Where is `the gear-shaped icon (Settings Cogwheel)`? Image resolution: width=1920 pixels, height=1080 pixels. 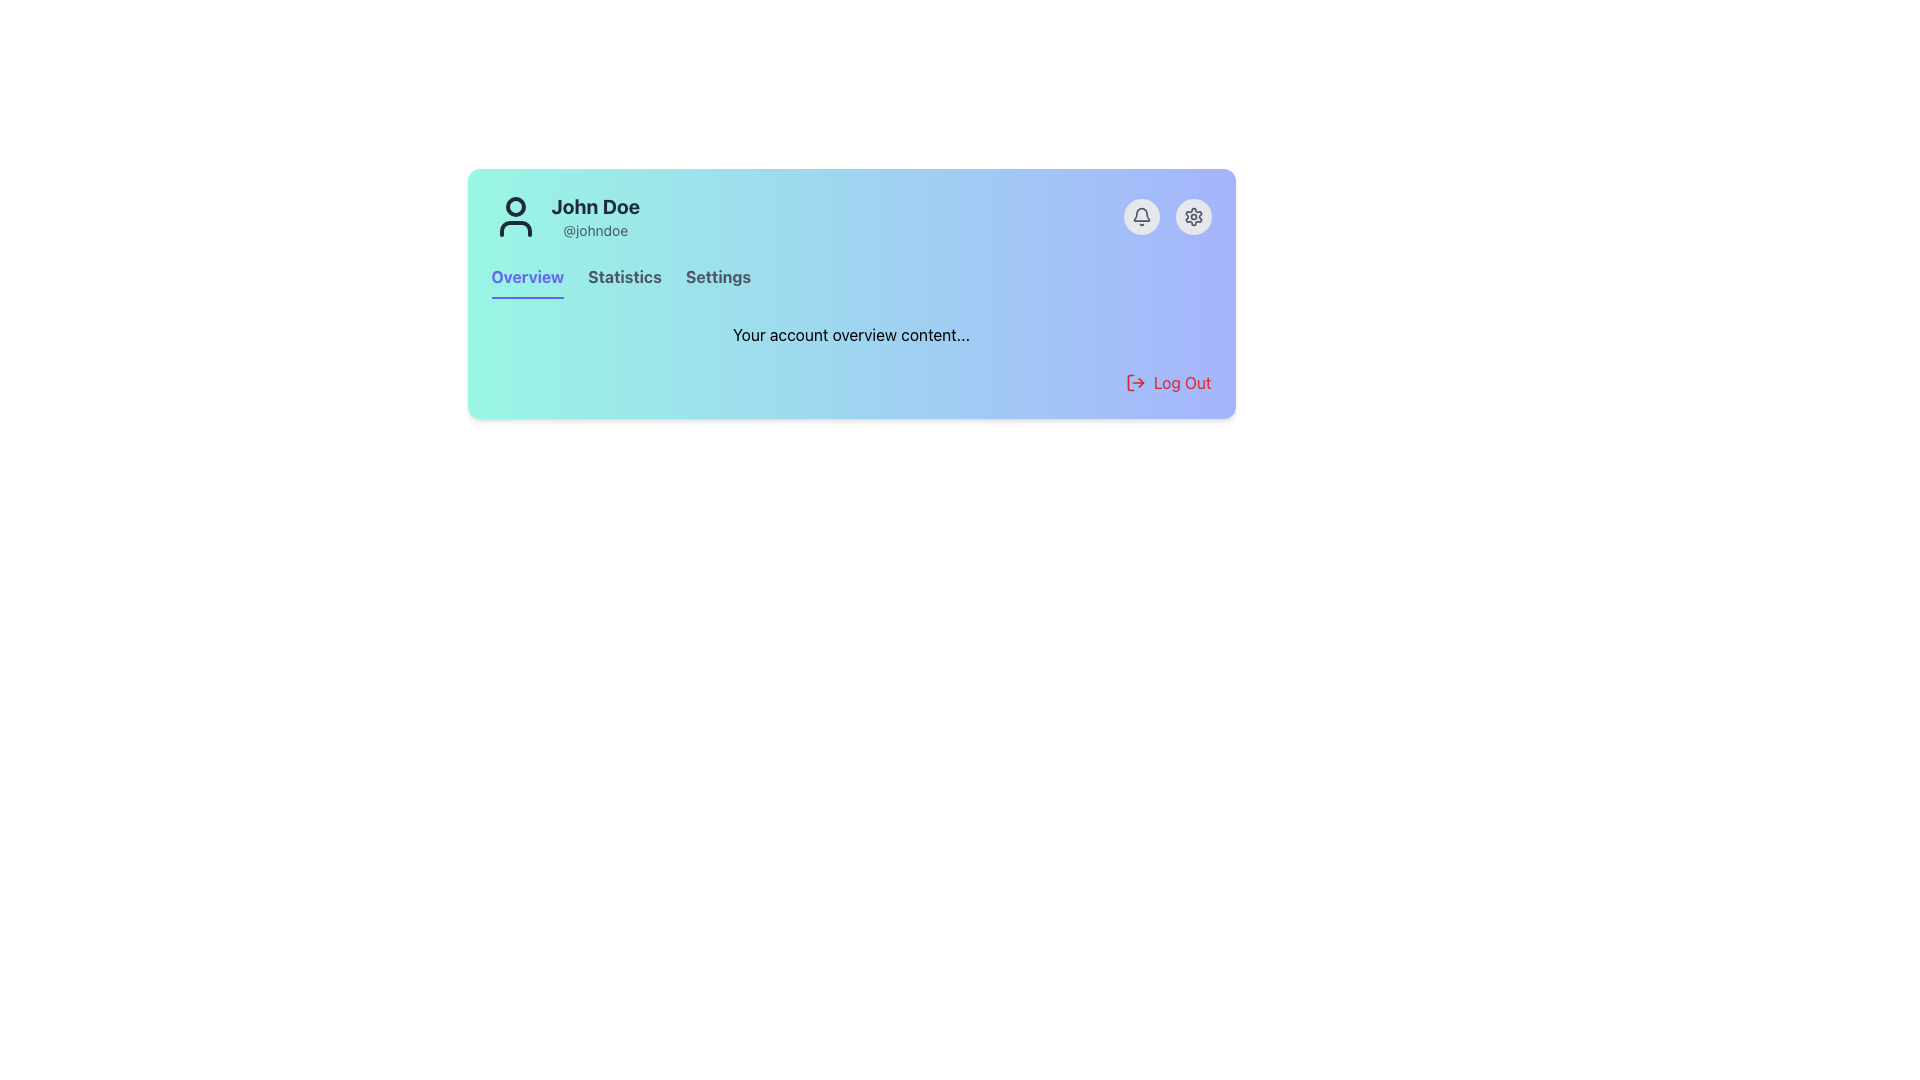
the gear-shaped icon (Settings Cogwheel) is located at coordinates (1193, 216).